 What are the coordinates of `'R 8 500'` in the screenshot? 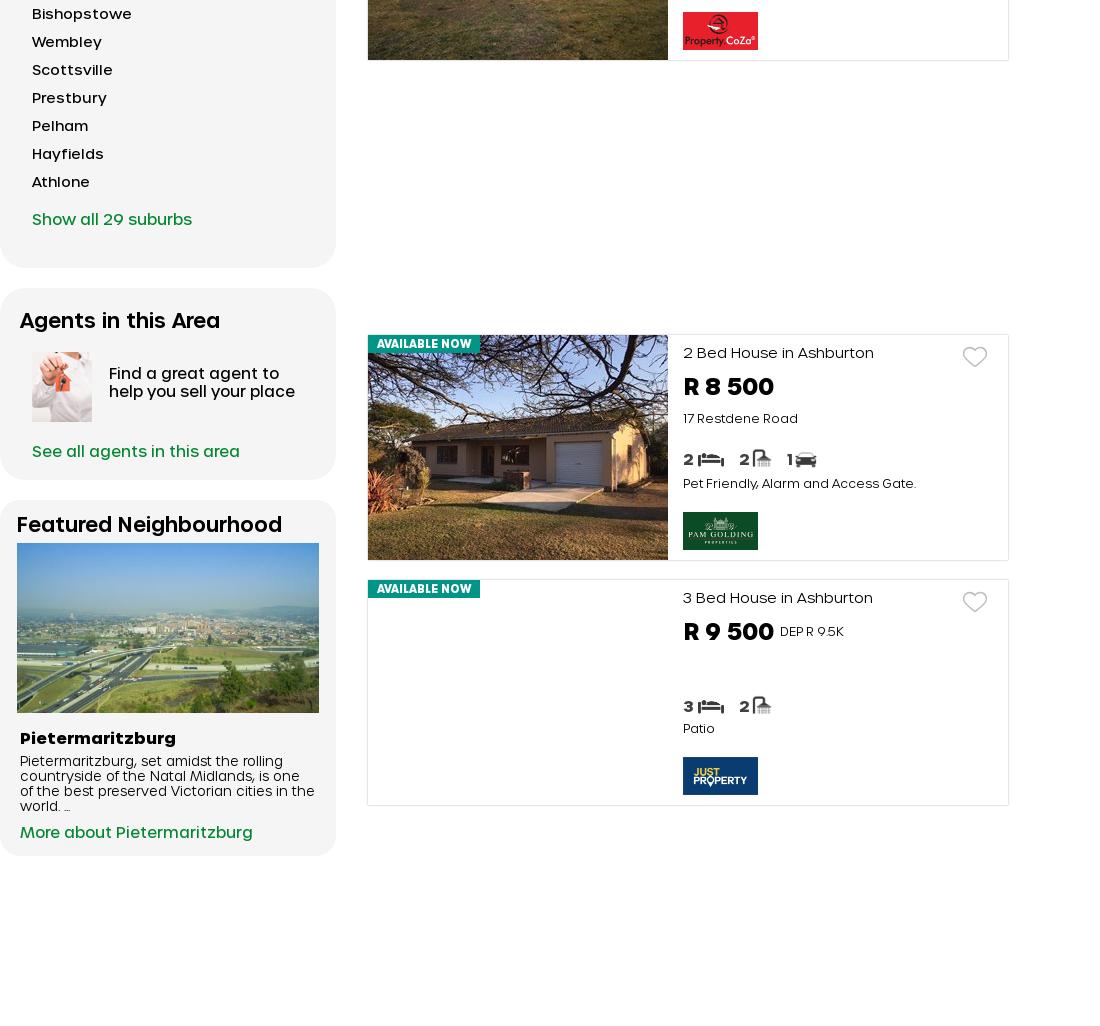 It's located at (727, 384).